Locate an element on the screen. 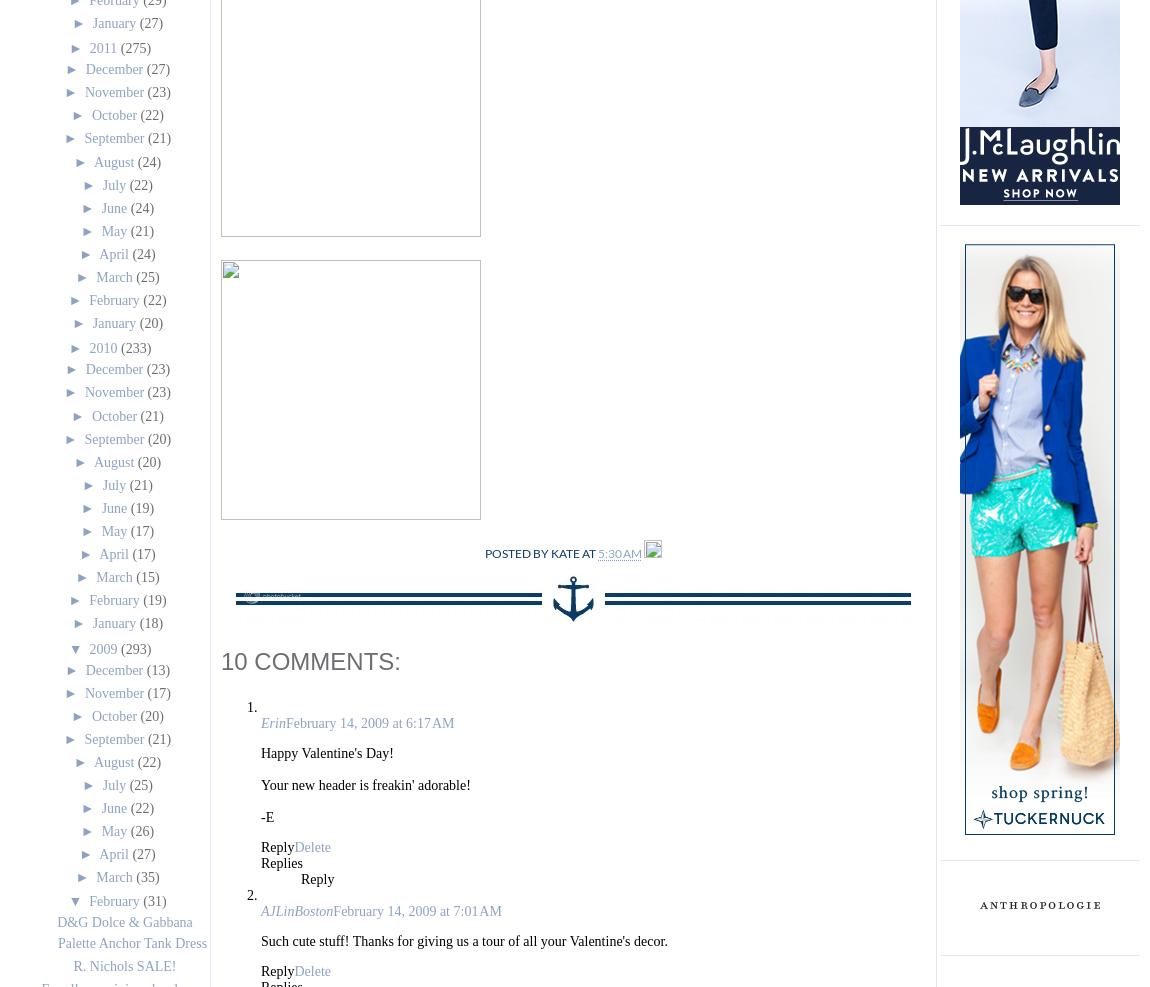 Image resolution: width=1150 pixels, height=987 pixels. 'Replies' is located at coordinates (280, 862).